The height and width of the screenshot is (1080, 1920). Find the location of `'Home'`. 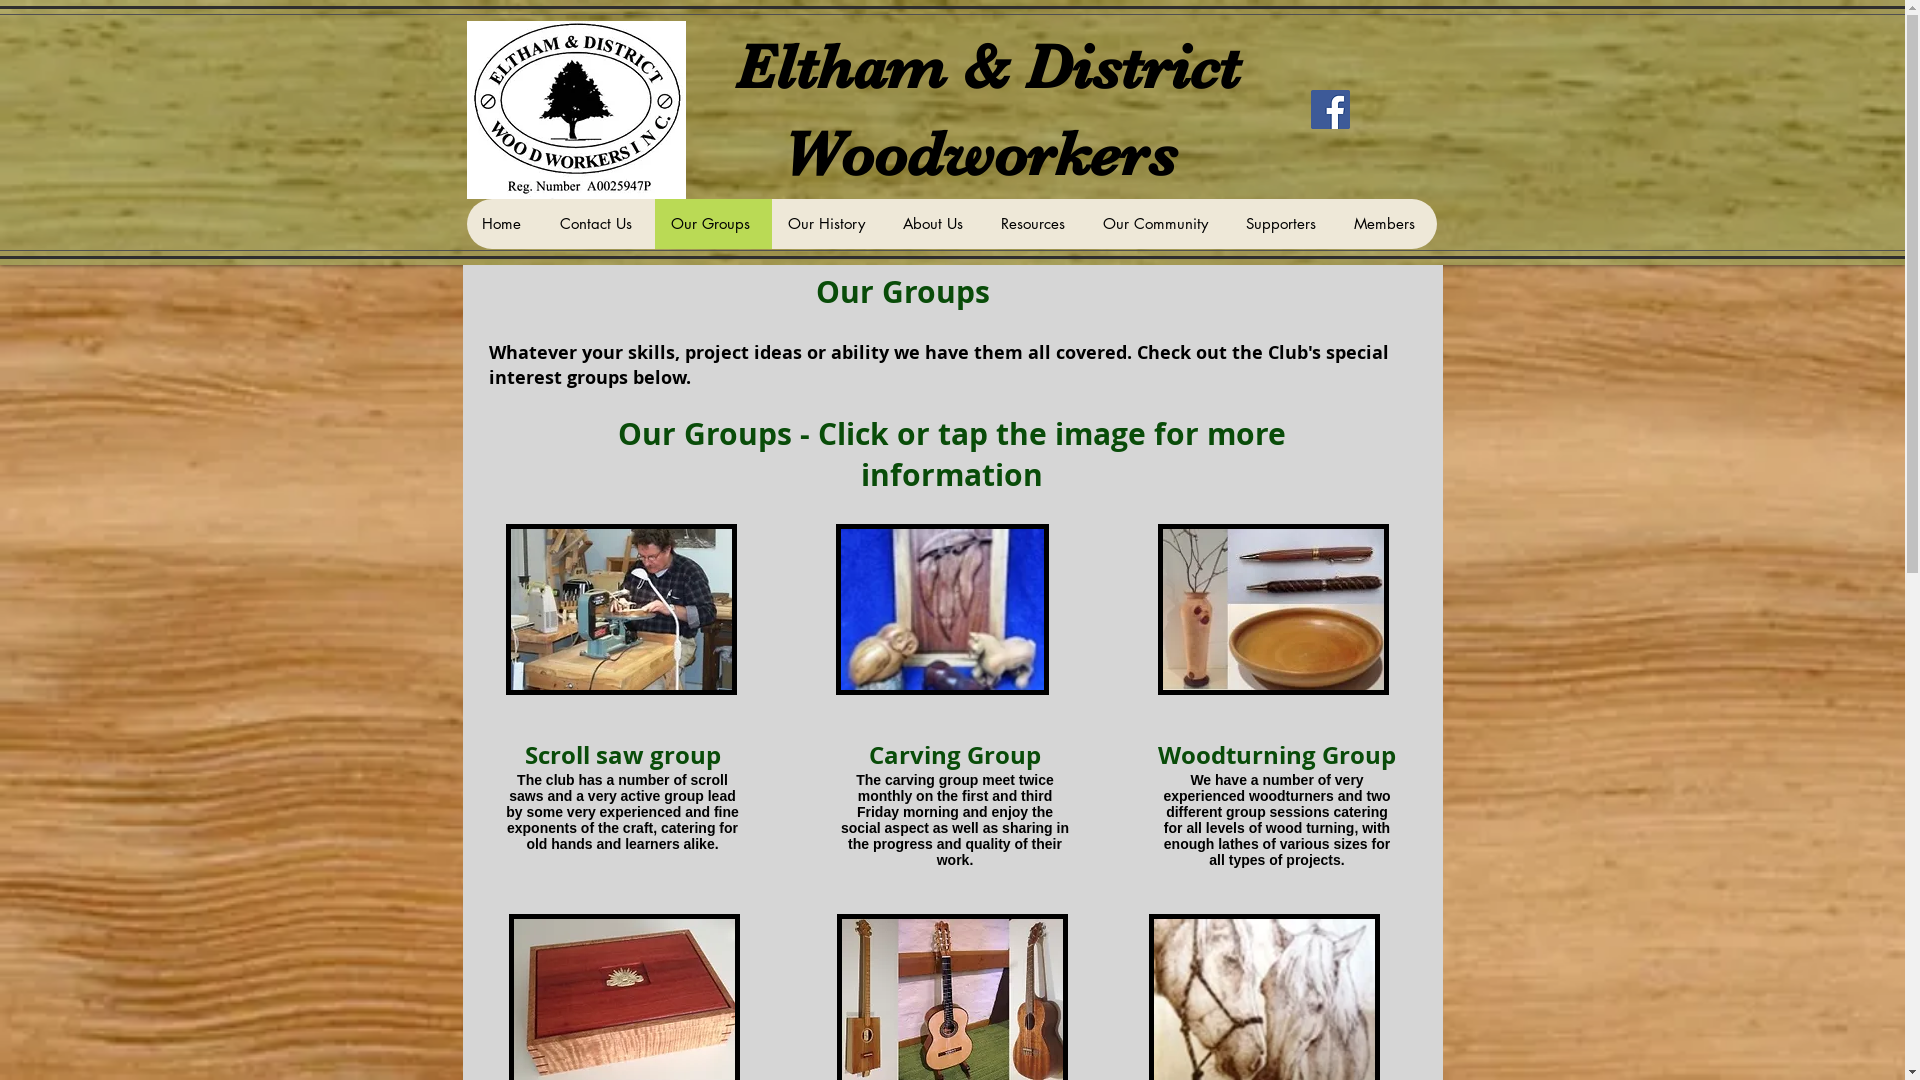

'Home' is located at coordinates (464, 223).